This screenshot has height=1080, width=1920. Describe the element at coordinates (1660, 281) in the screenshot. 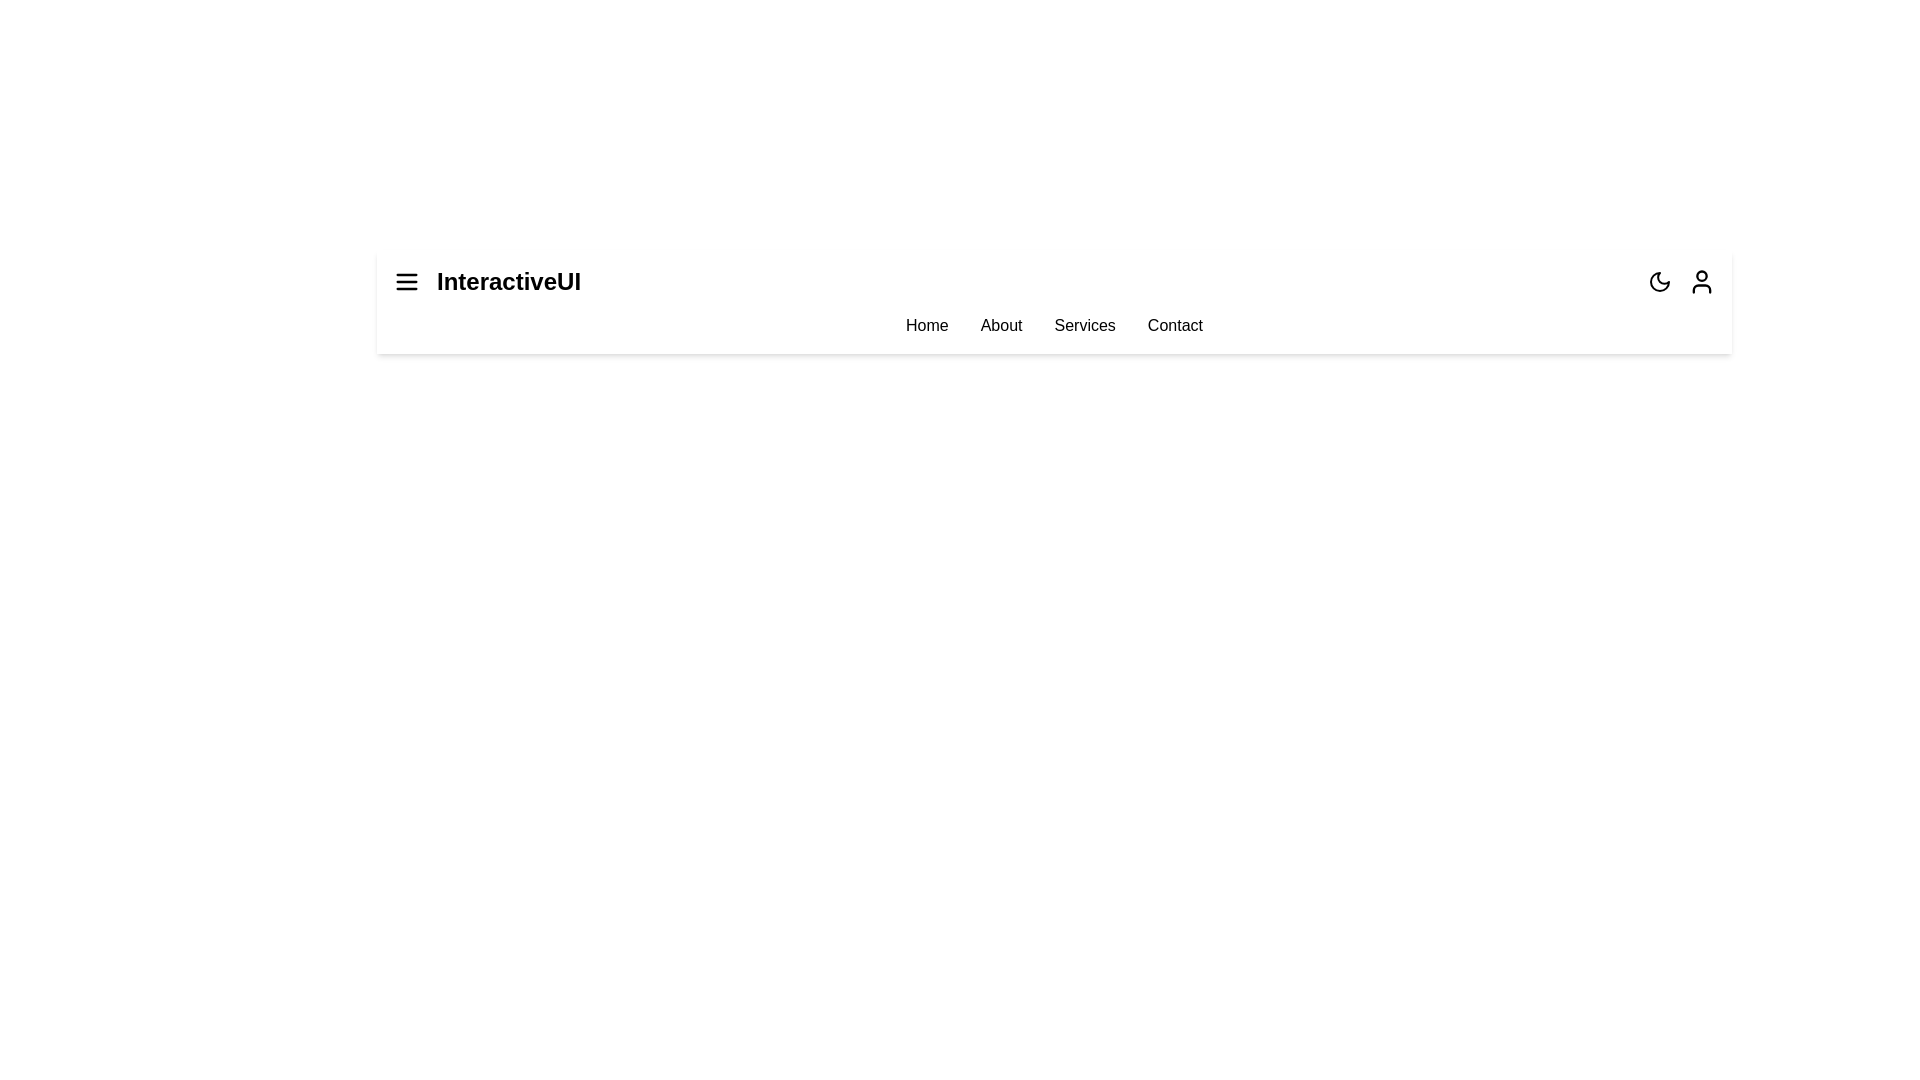

I see `the sun or moon icon to toggle between light and dark mode` at that location.